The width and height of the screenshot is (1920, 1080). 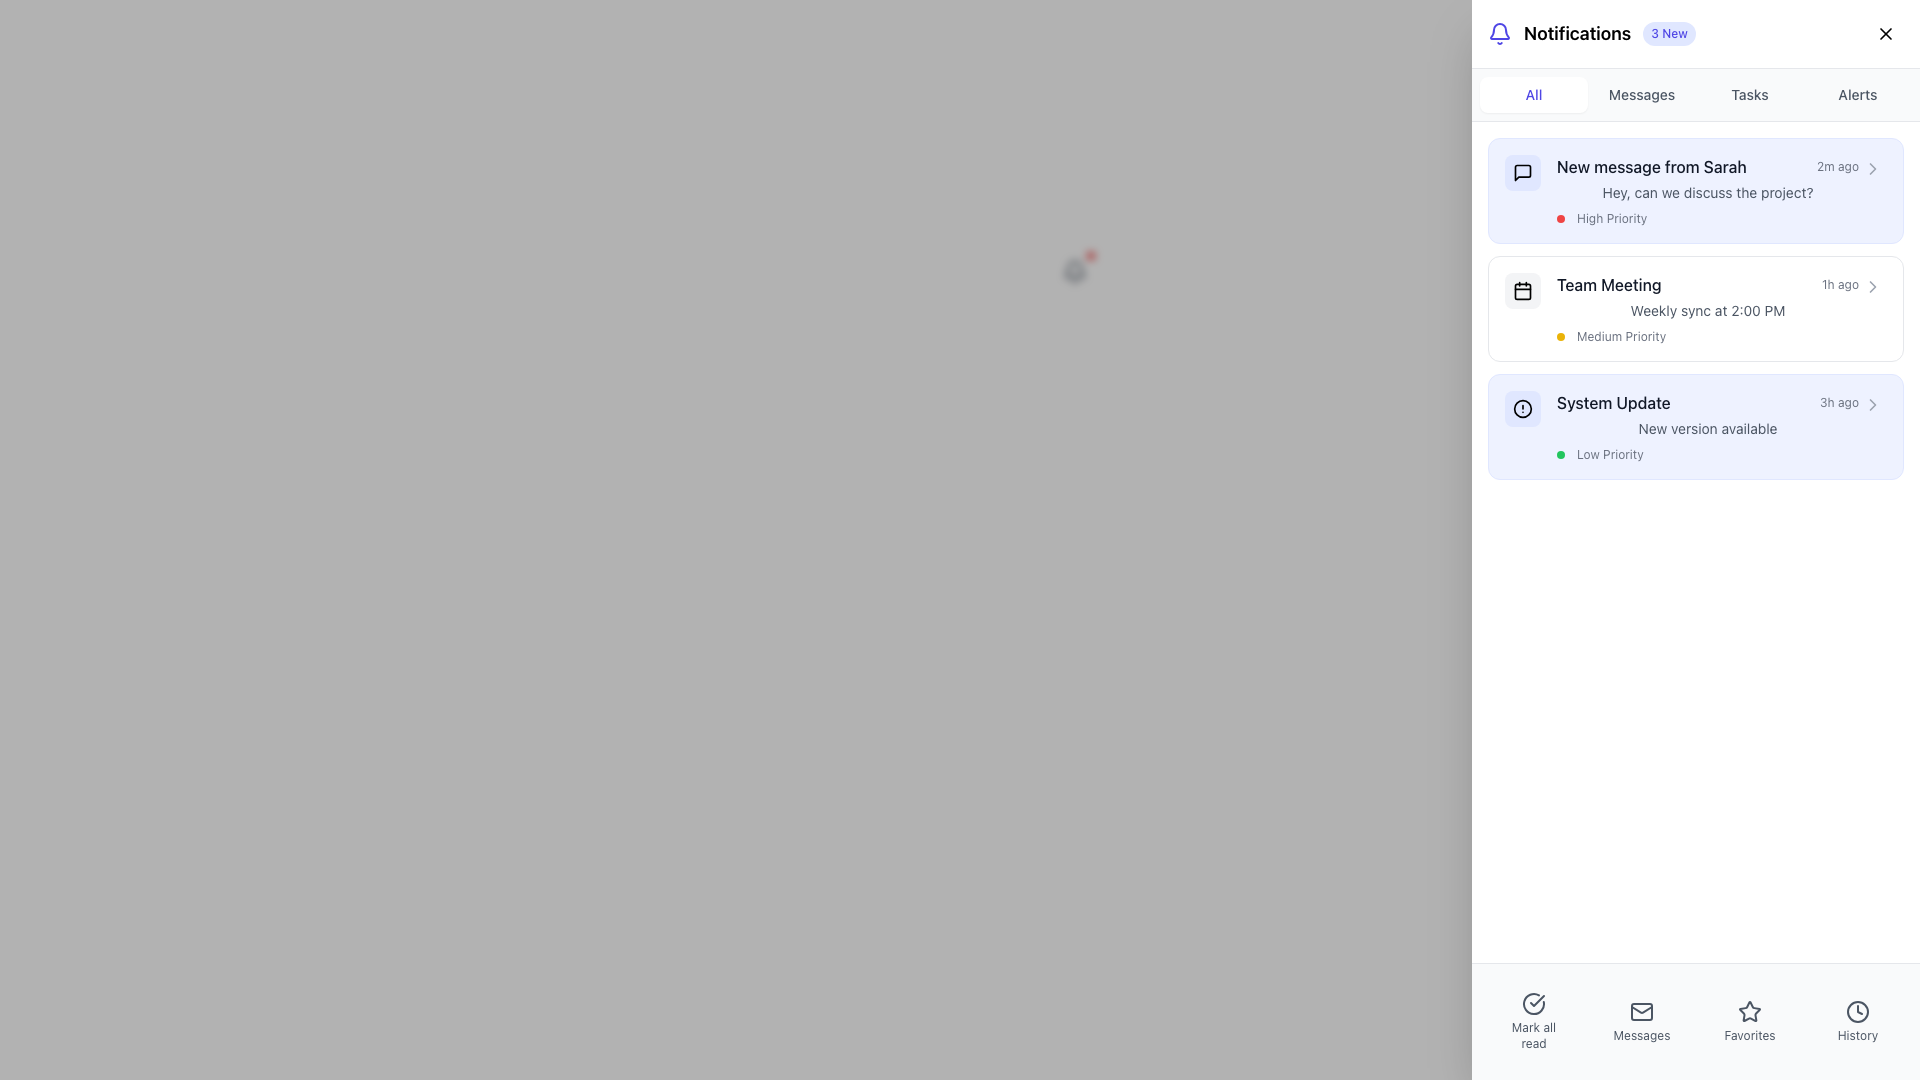 What do you see at coordinates (1533, 1035) in the screenshot?
I see `the label representing the action to mark all notifications as read, located in the bottom navigation bar underneath the icon in the leftmost slot` at bounding box center [1533, 1035].